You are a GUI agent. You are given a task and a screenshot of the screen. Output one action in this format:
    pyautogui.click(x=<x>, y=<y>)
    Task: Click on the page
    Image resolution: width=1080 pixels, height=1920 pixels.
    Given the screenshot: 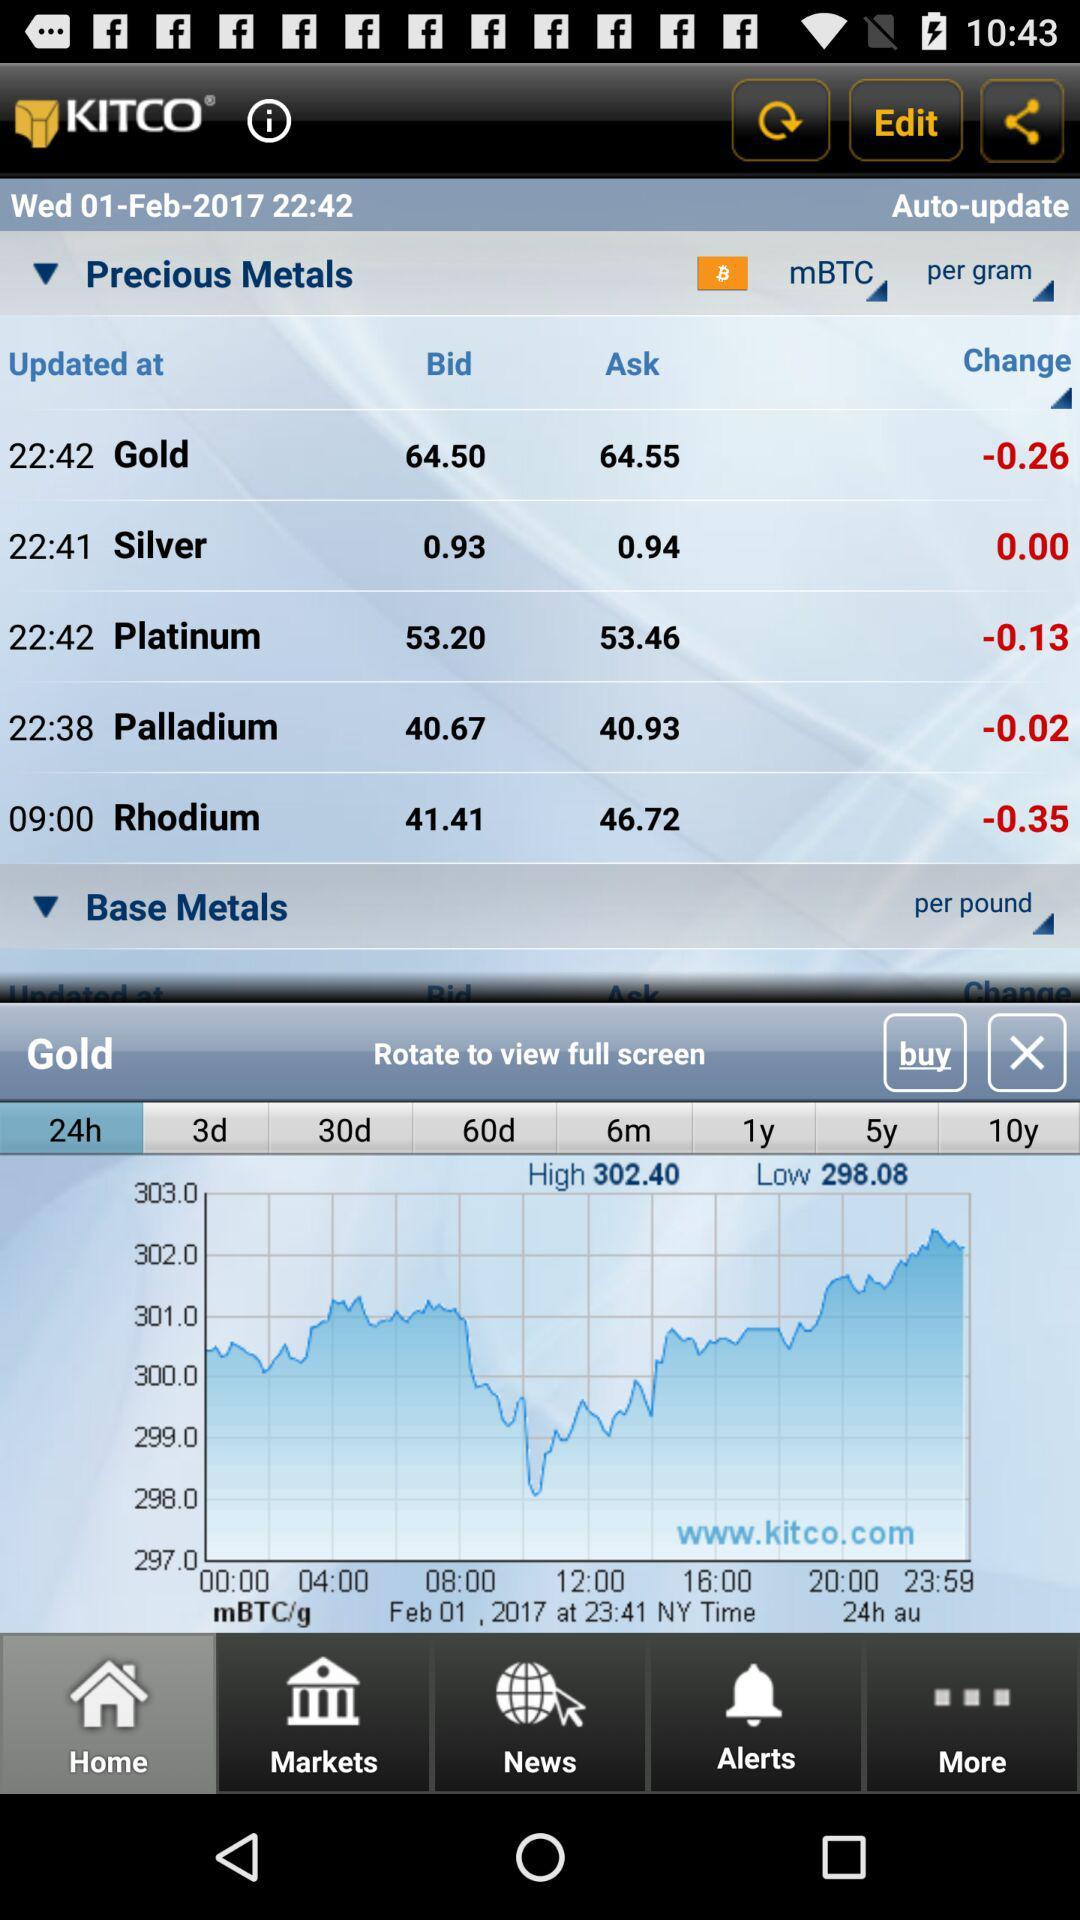 What is the action you would take?
    pyautogui.click(x=1027, y=1051)
    